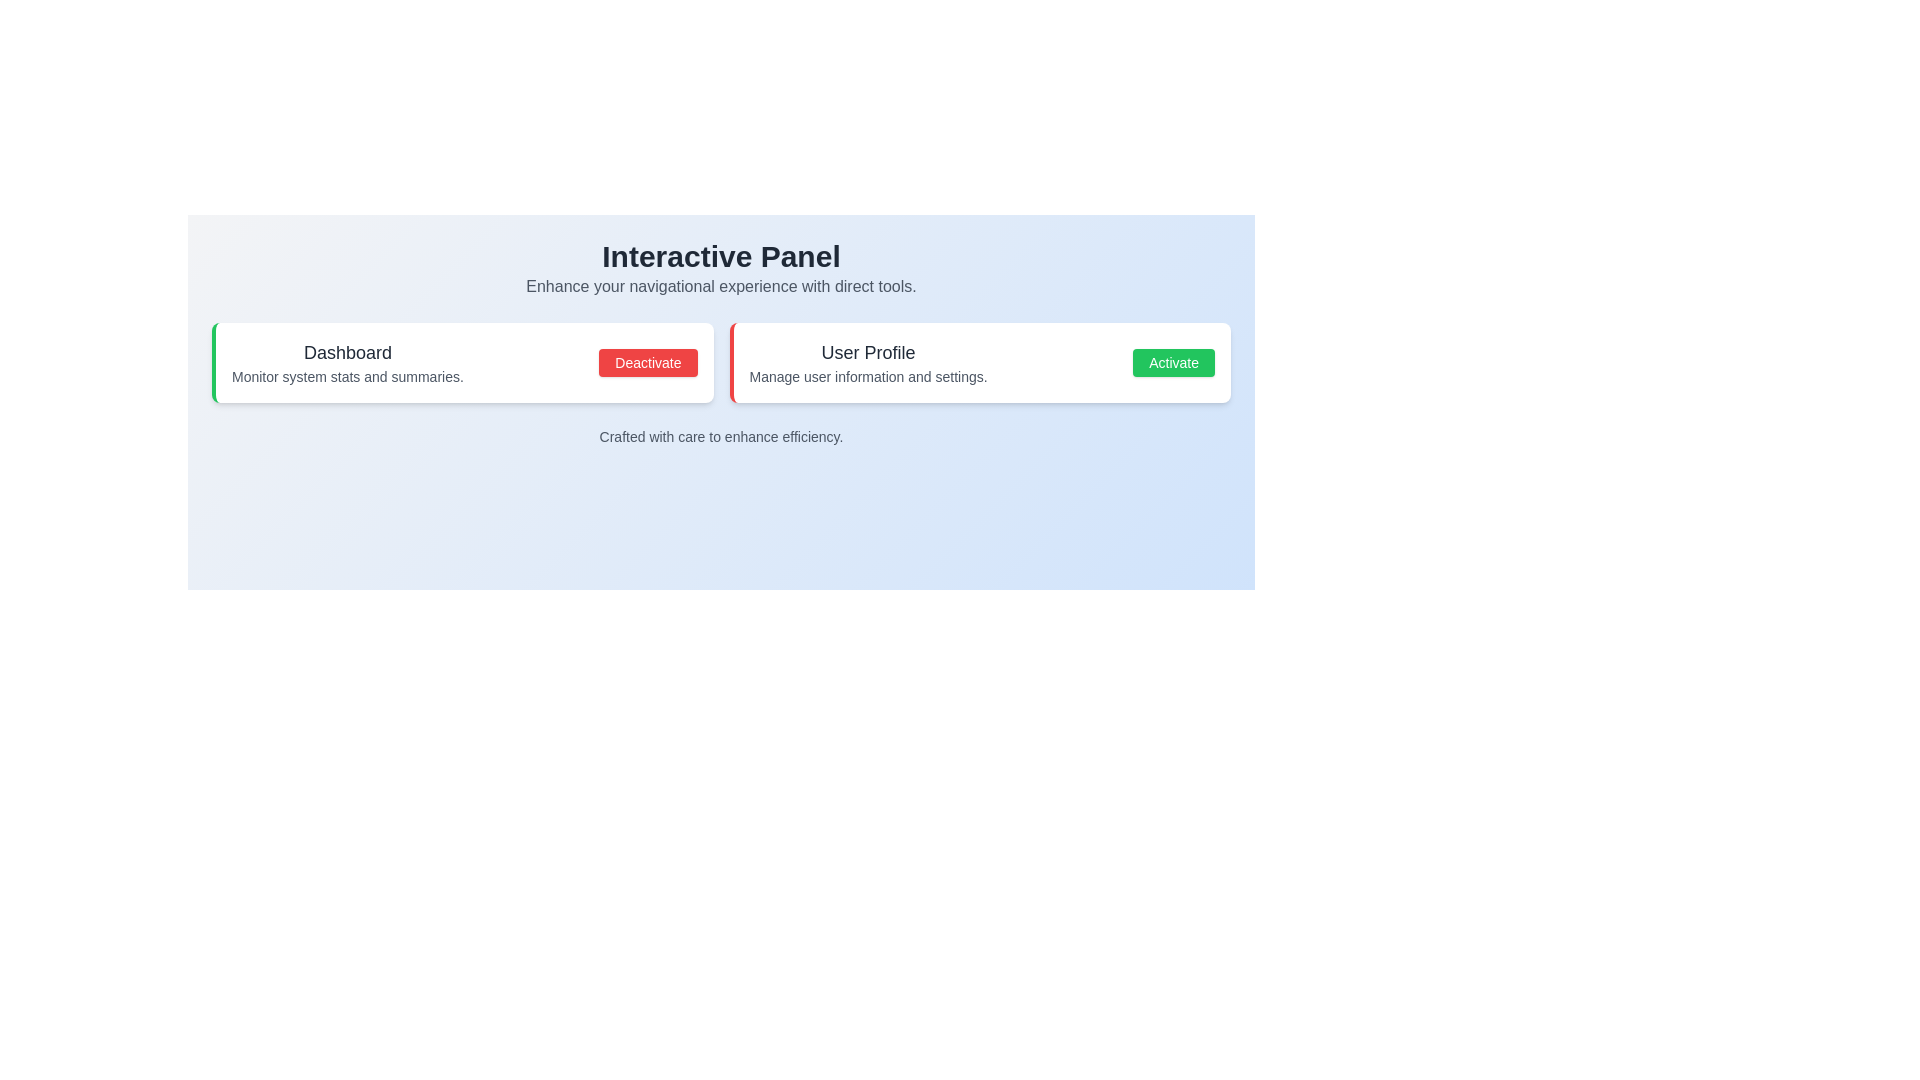 The width and height of the screenshot is (1920, 1080). Describe the element at coordinates (868, 362) in the screenshot. I see `the text display element that shows information about the 'User Profile' section, located centrally between the 'Deactivate' button and the 'Activate' button` at that location.